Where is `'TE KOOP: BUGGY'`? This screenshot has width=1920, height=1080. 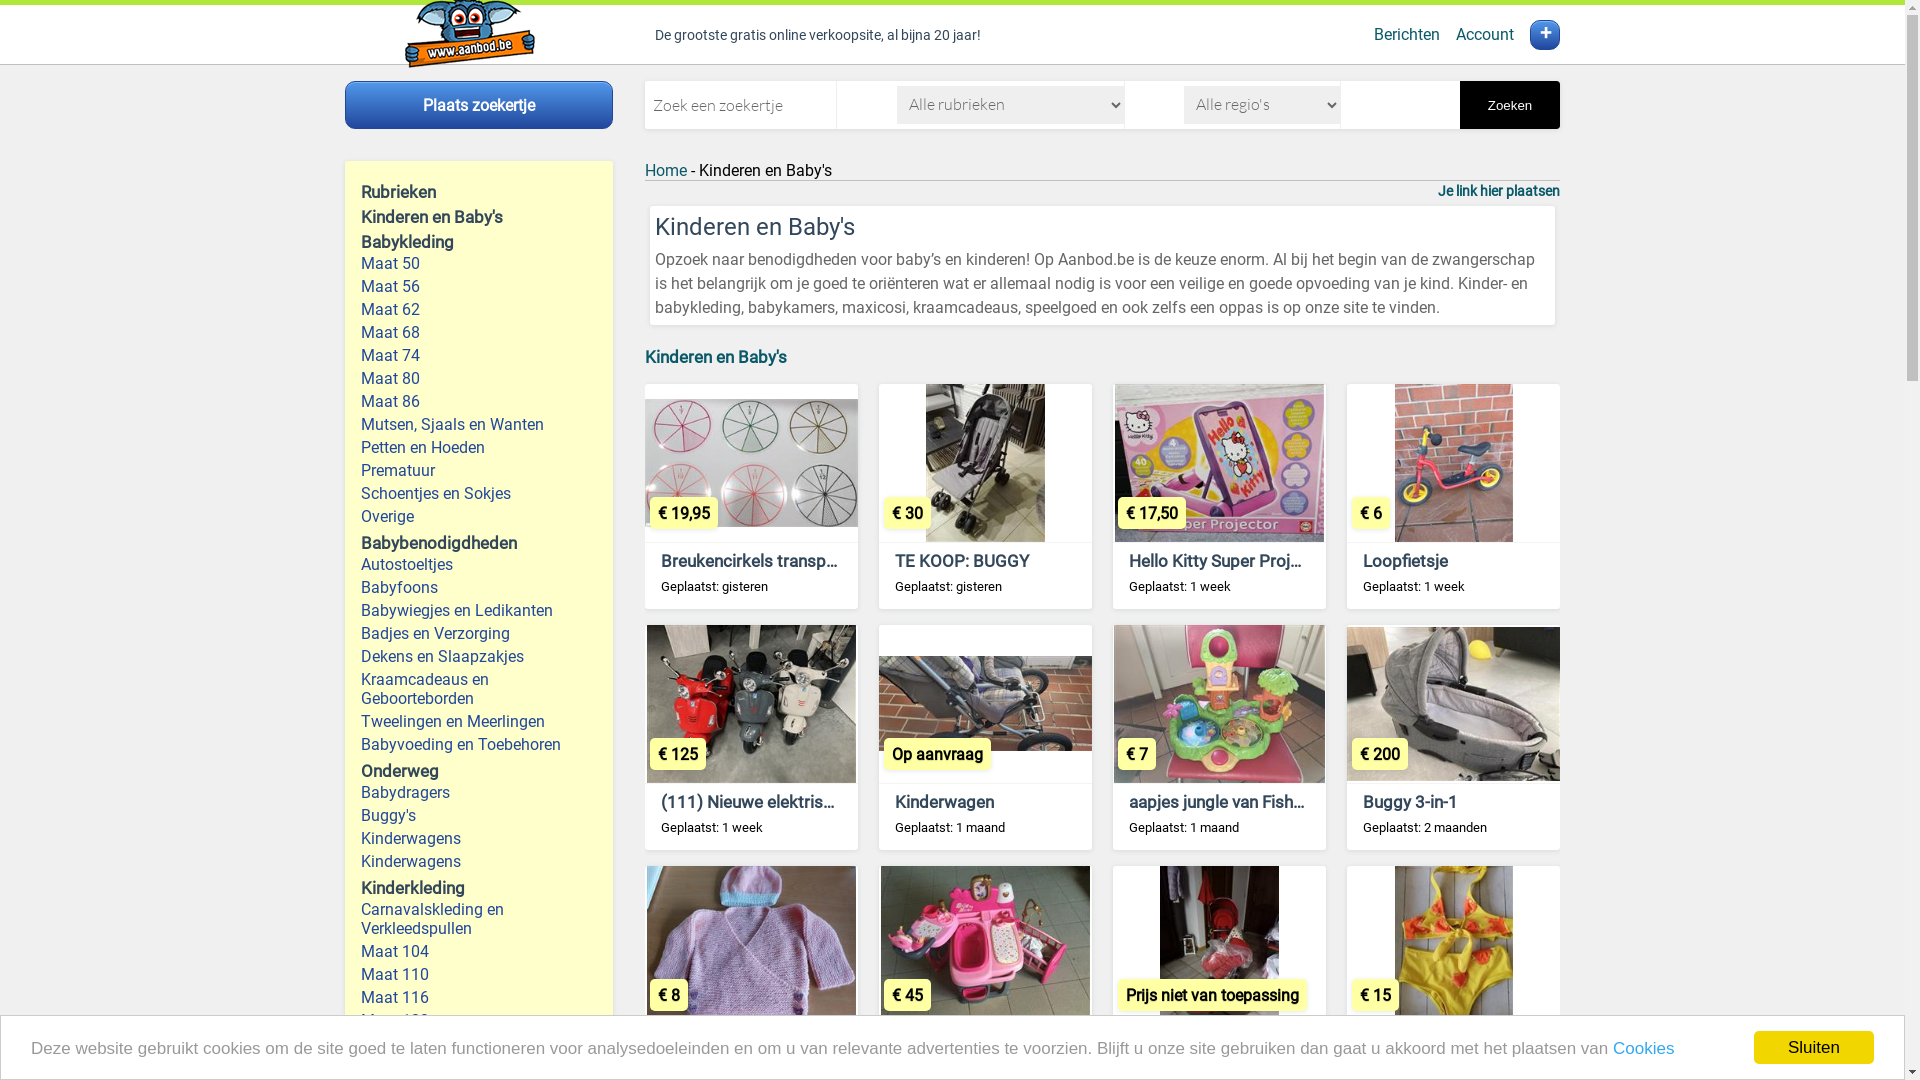
'TE KOOP: BUGGY' is located at coordinates (961, 559).